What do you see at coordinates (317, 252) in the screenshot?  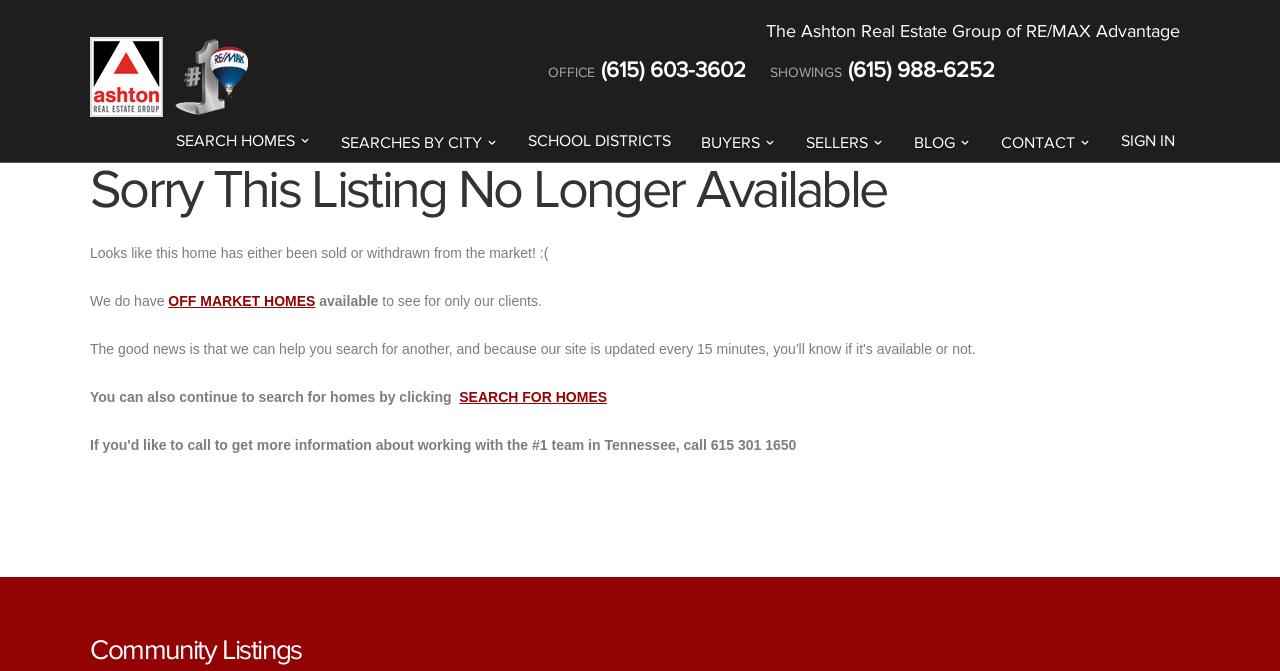 I see `'Looks like this home has either been sold or withdrawn from the market! :('` at bounding box center [317, 252].